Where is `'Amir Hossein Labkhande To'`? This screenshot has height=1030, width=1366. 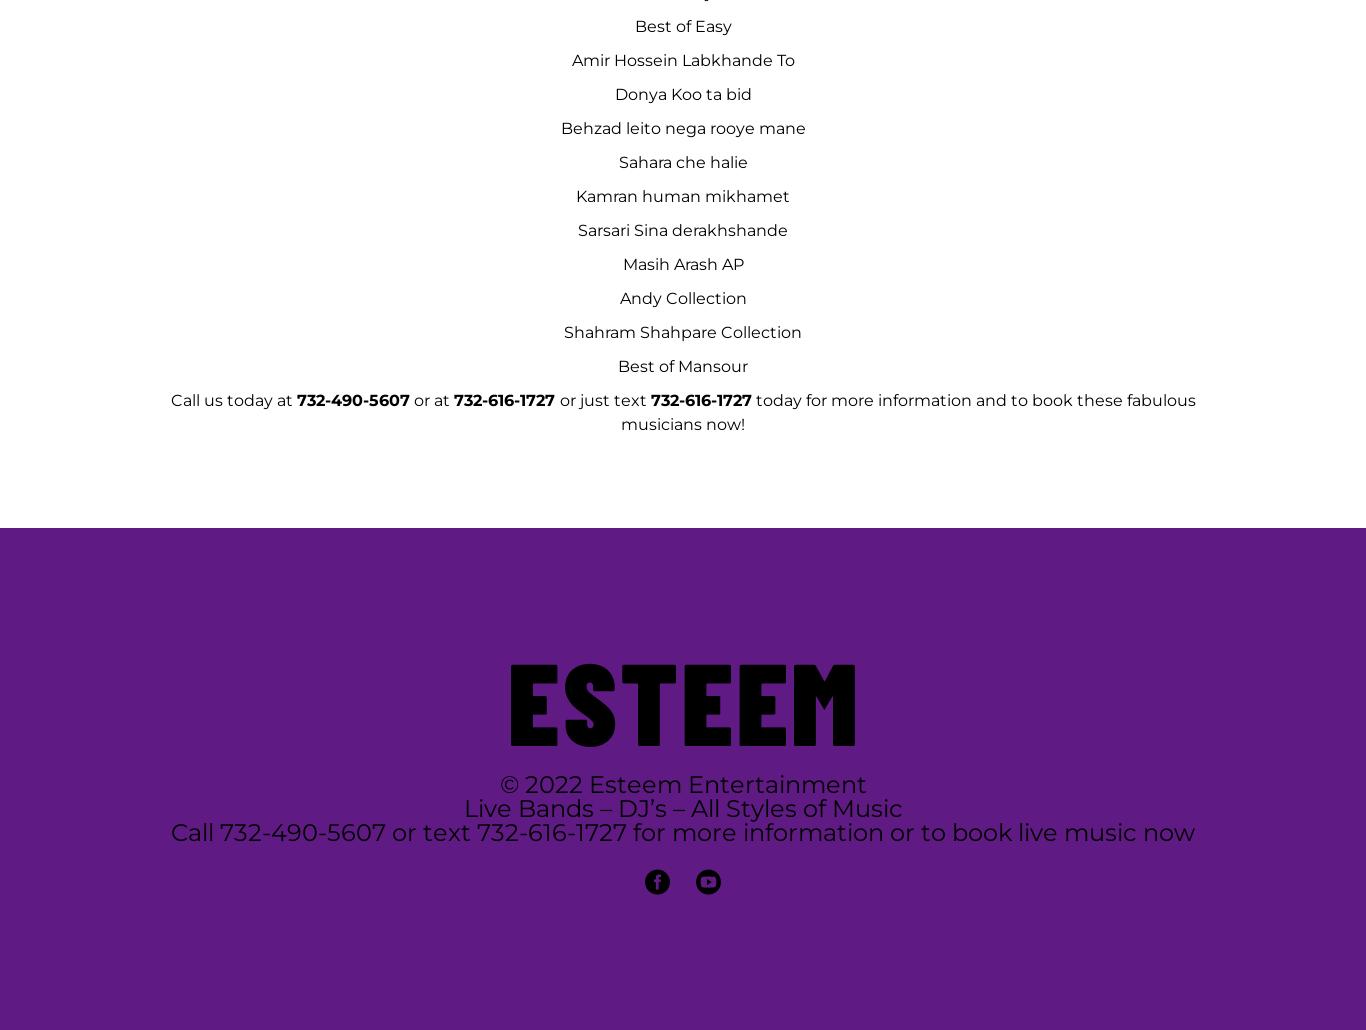 'Amir Hossein Labkhande To' is located at coordinates (681, 60).